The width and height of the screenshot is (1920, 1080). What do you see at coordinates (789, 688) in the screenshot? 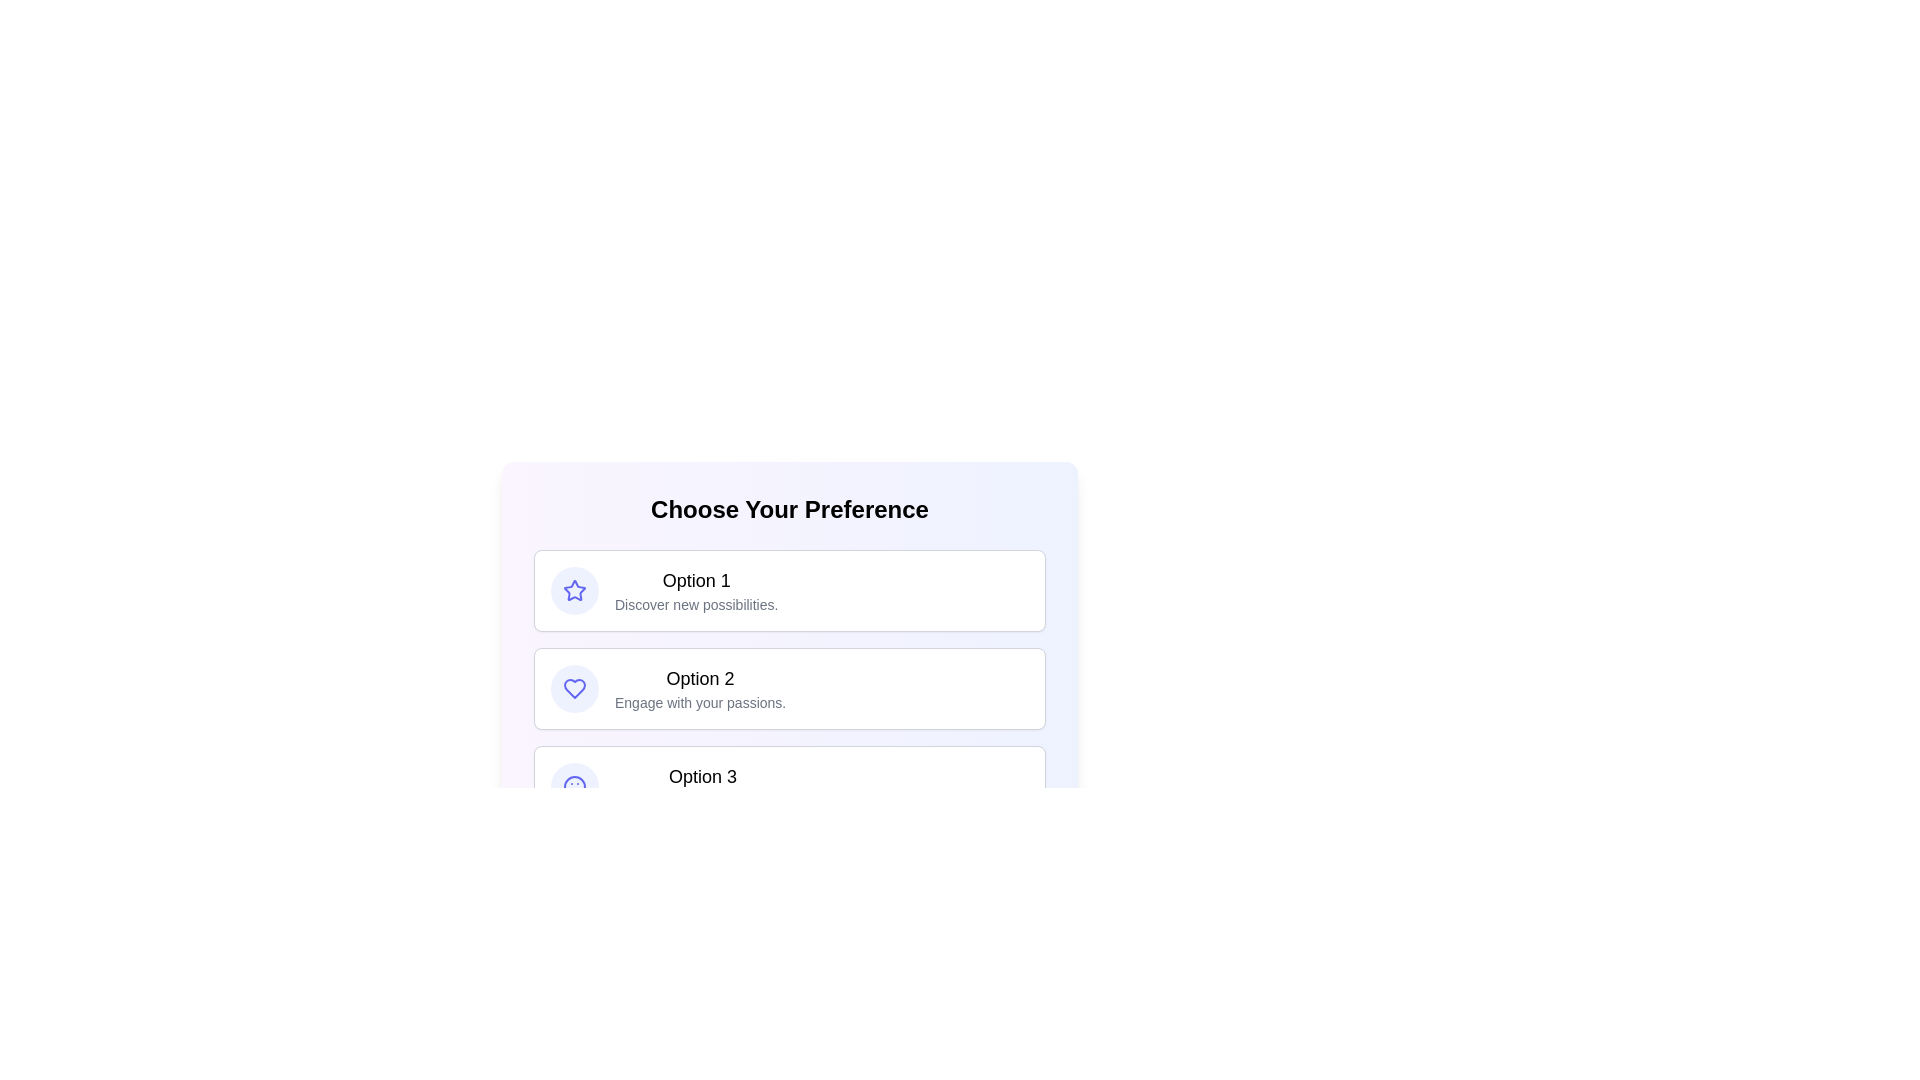
I see `keyboard navigation` at bounding box center [789, 688].